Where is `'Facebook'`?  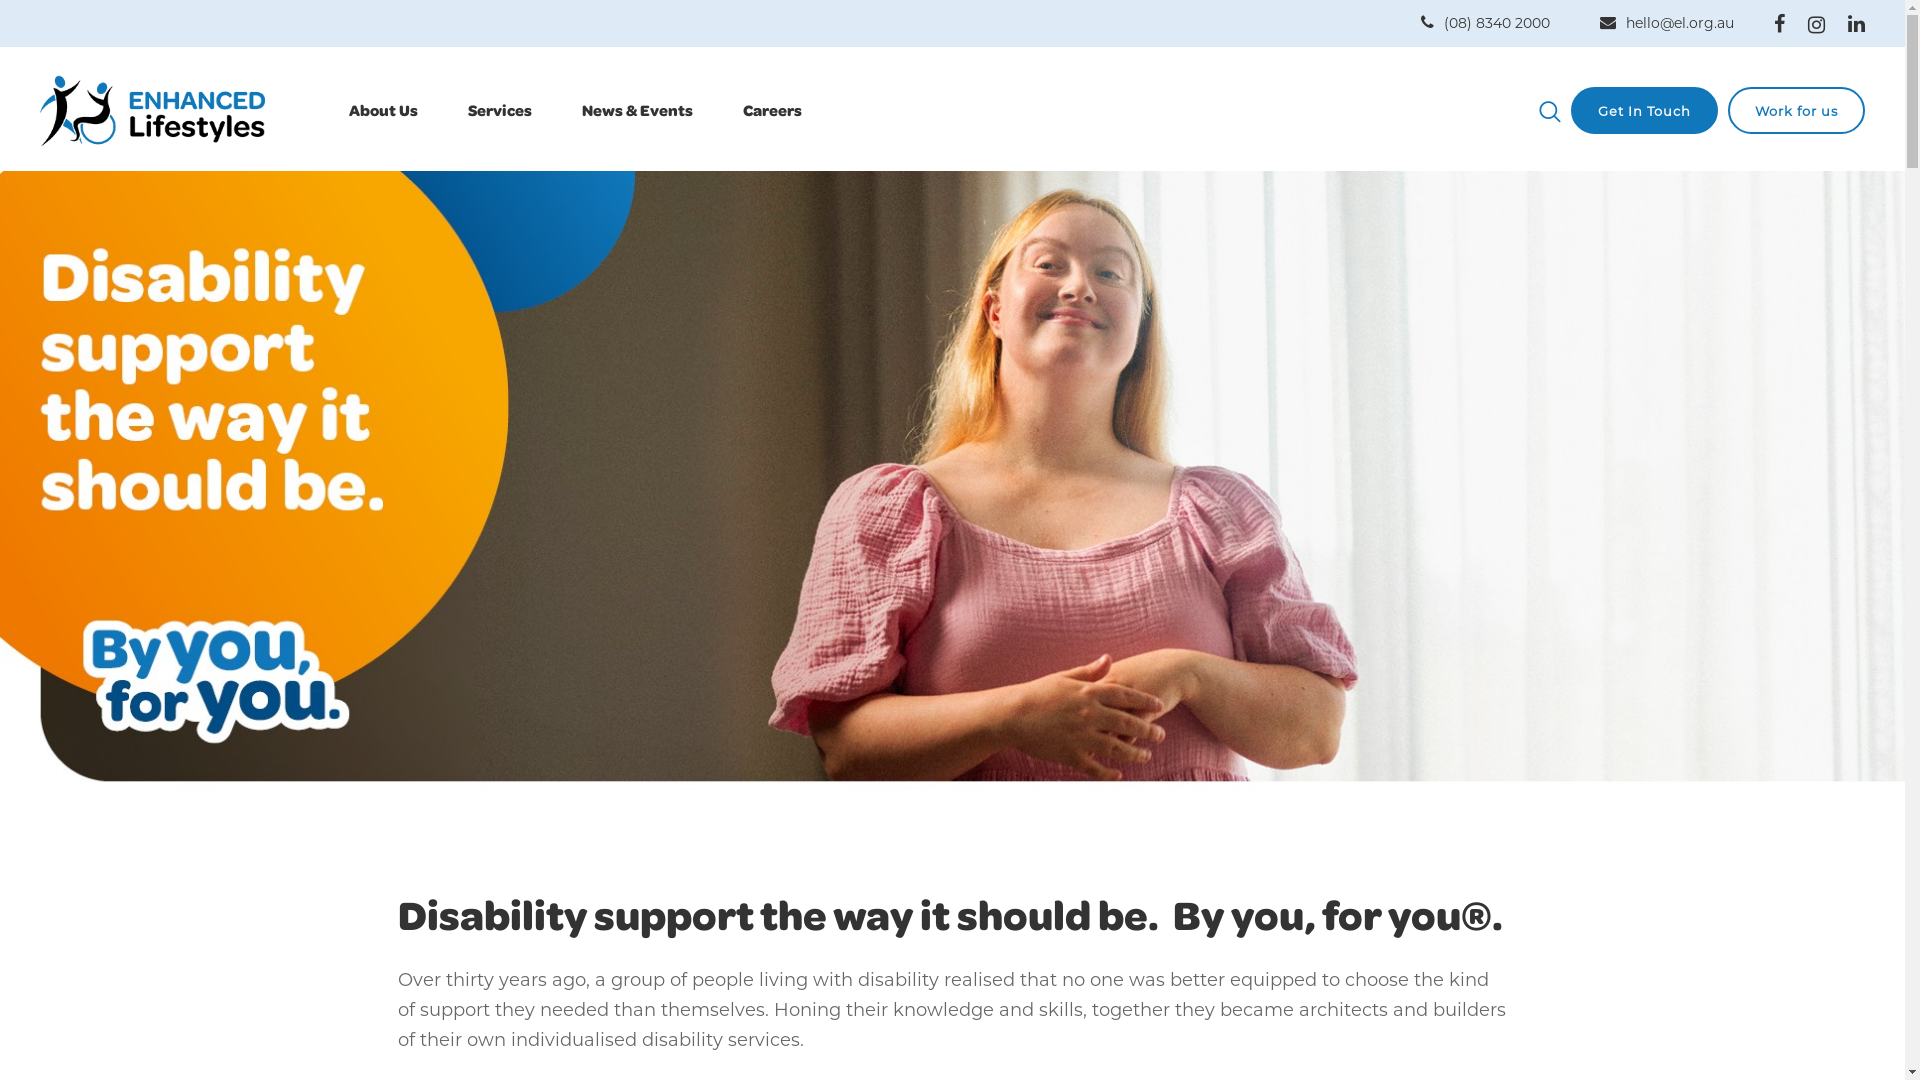 'Facebook' is located at coordinates (1779, 23).